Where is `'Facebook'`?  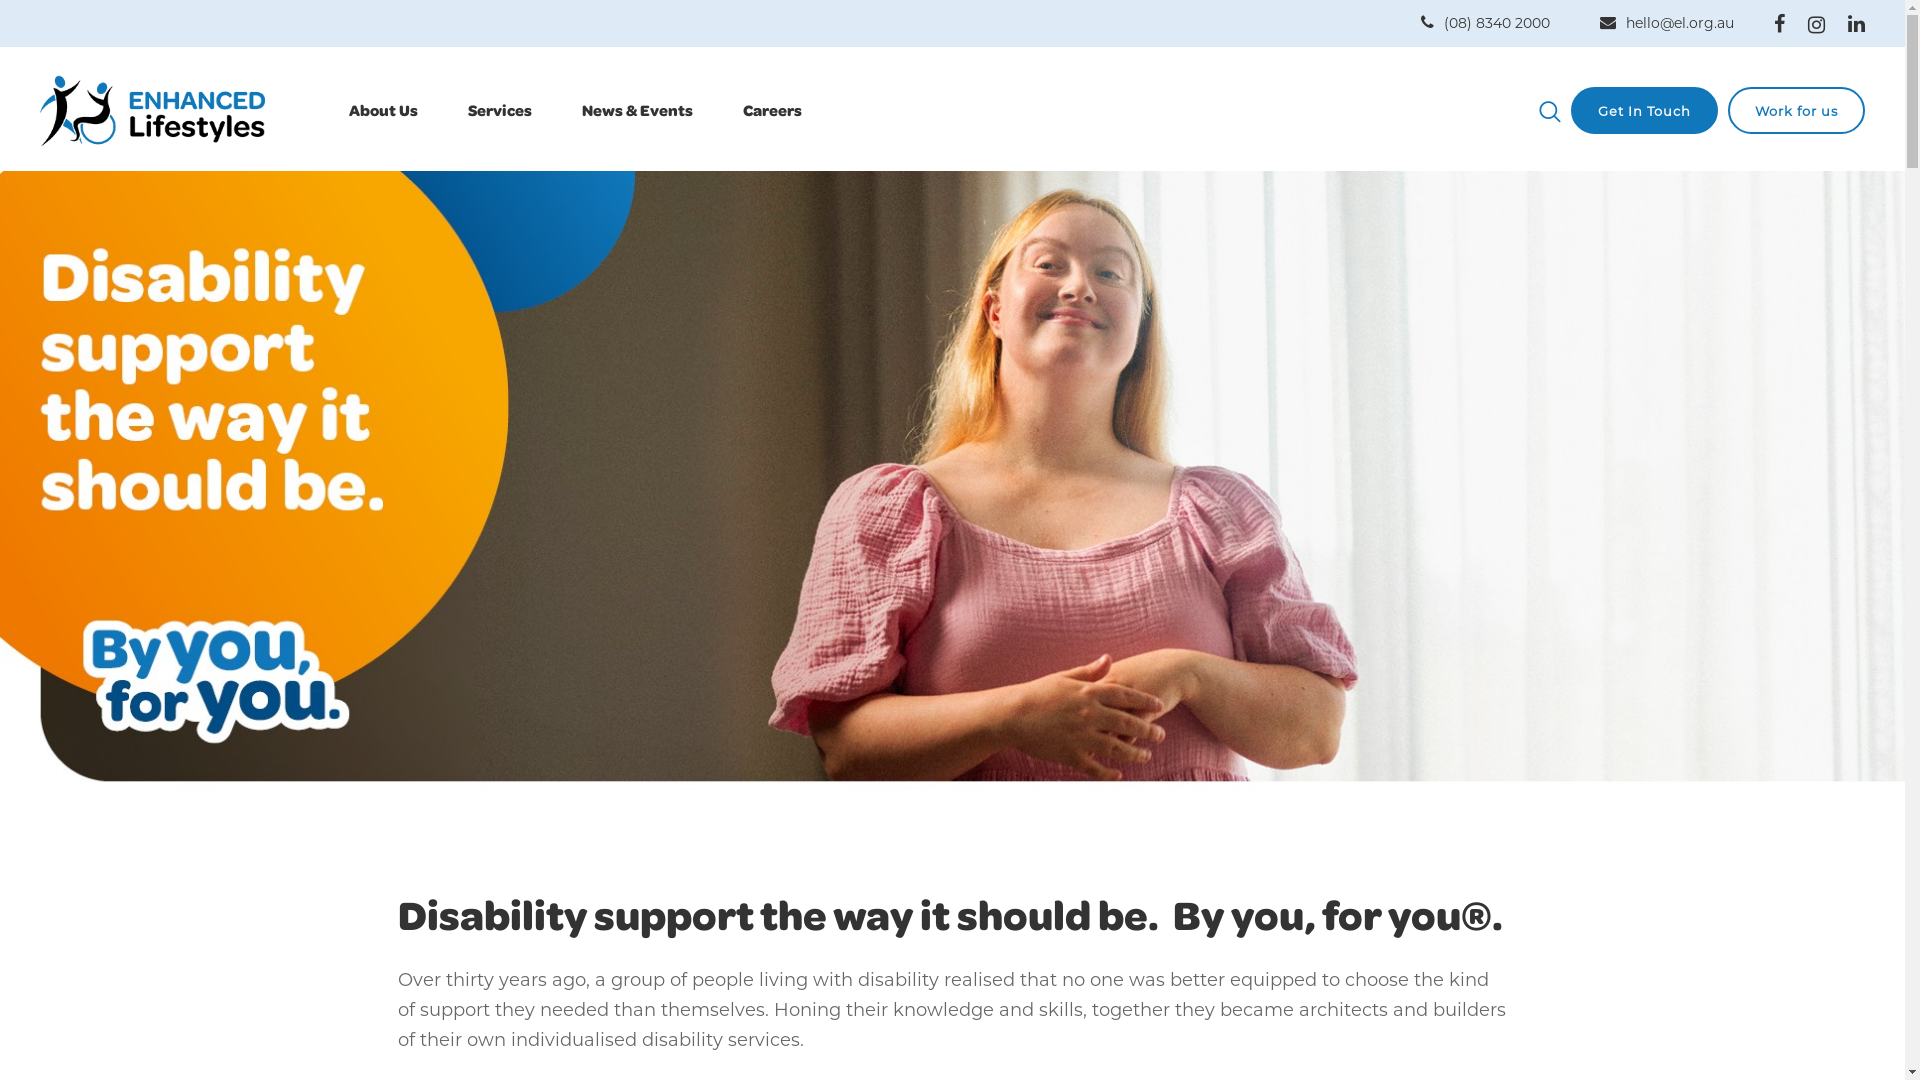 'Facebook' is located at coordinates (1779, 23).